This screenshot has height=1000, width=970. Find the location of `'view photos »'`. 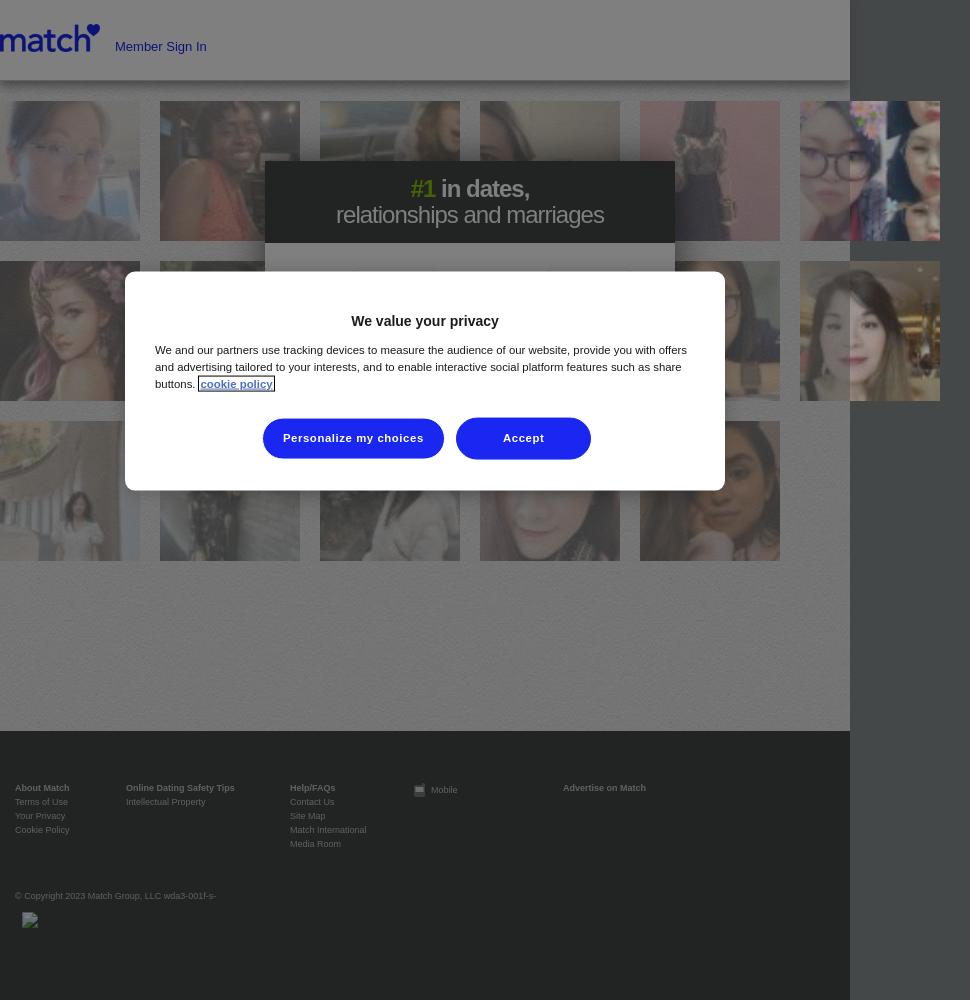

'view photos »' is located at coordinates (468, 429).